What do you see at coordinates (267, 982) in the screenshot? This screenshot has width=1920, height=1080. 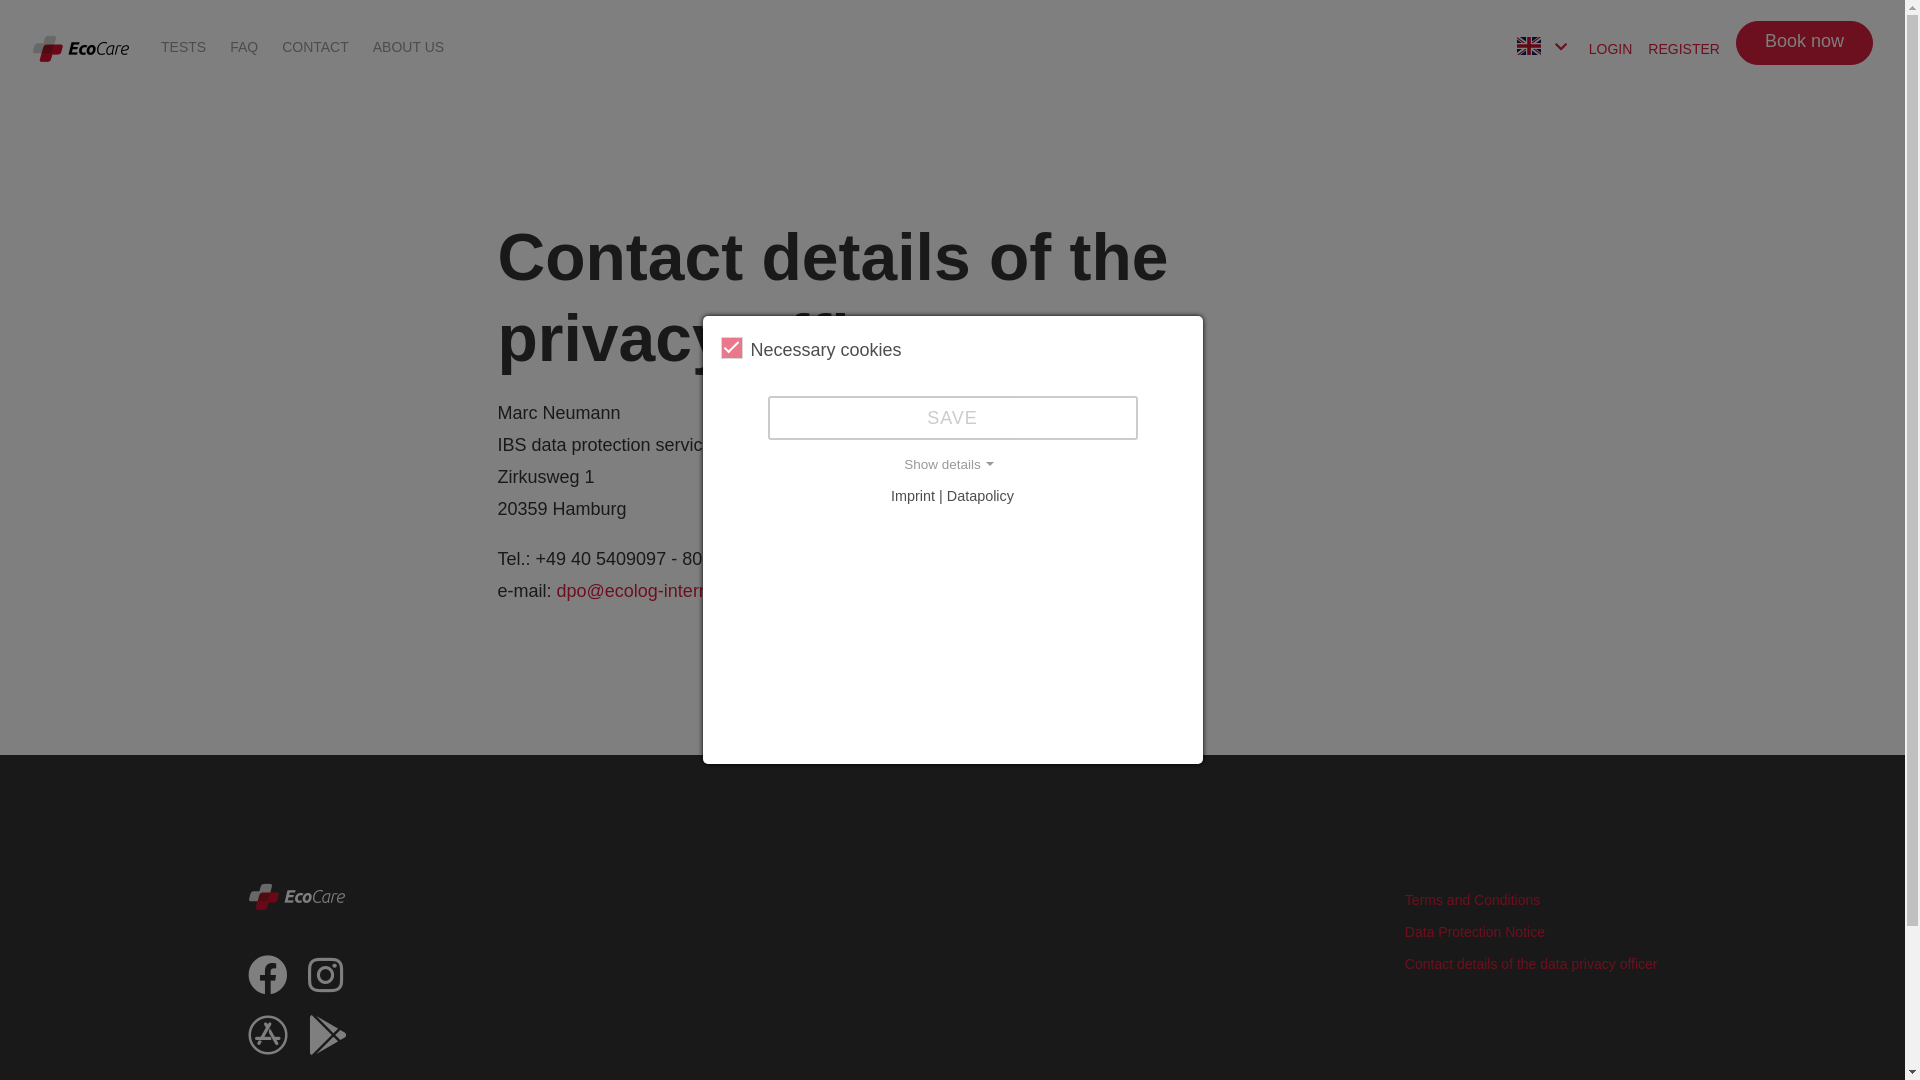 I see `'EcoCare Facebook'` at bounding box center [267, 982].